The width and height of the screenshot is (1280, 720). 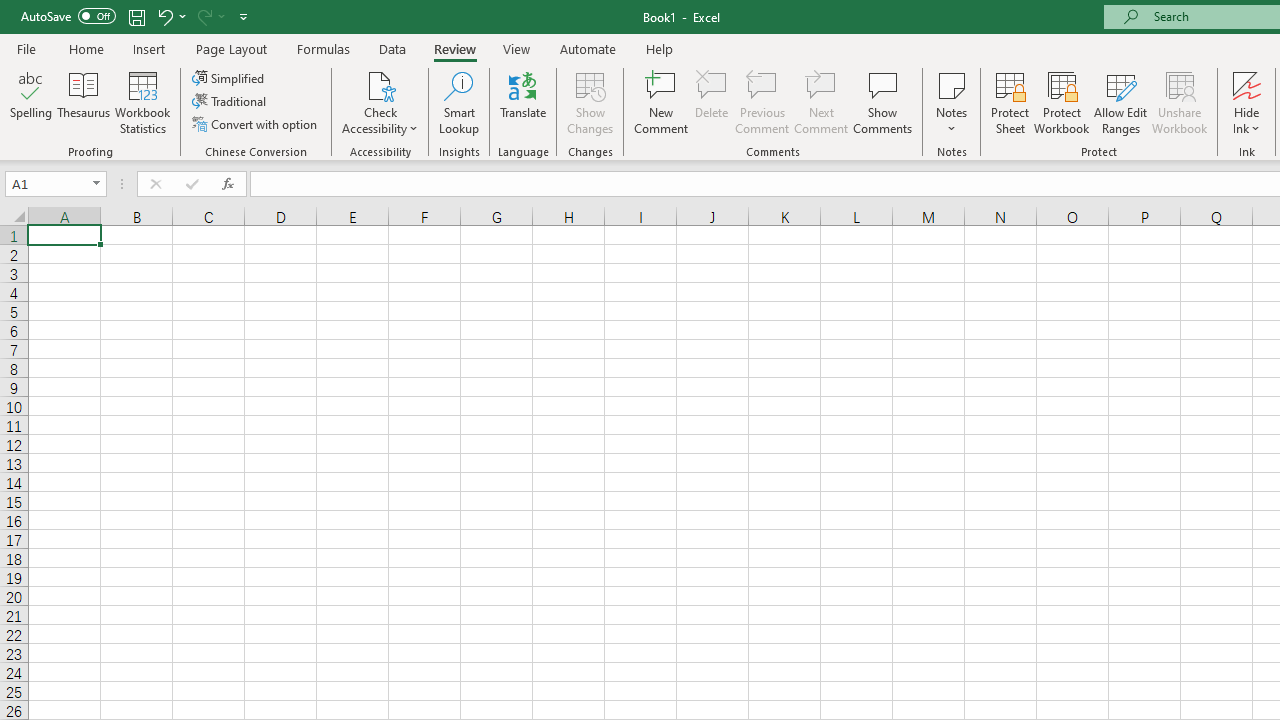 I want to click on 'Check Accessibility', so click(x=380, y=84).